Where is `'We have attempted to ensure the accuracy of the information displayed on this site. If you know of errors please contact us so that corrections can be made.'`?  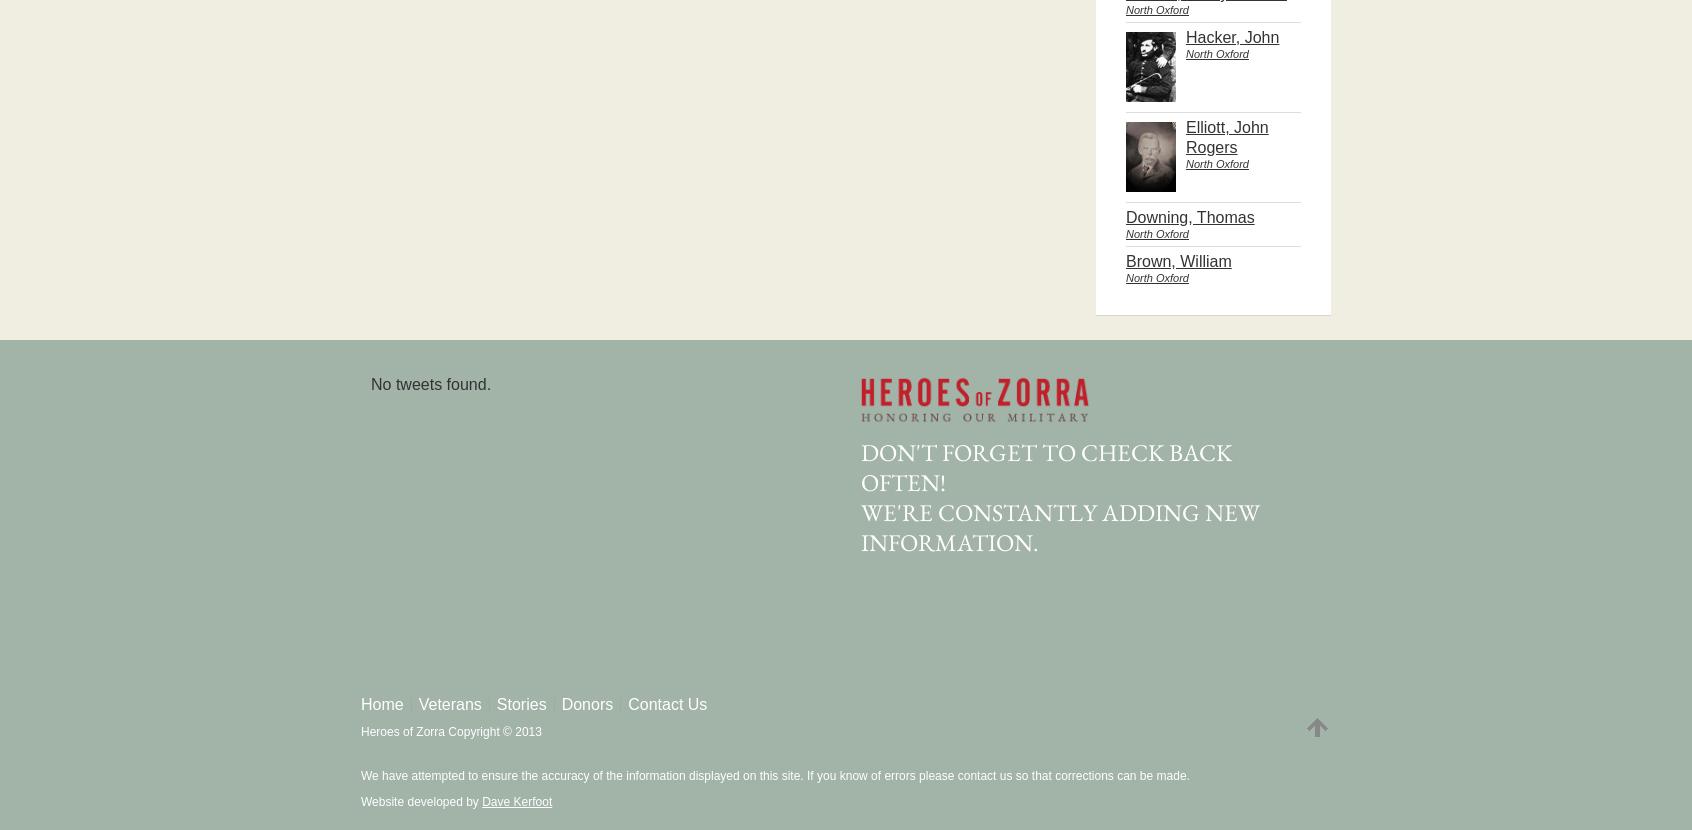
'We have attempted to ensure the accuracy of the information displayed on this site. If you know of errors please contact us so that corrections can be made.' is located at coordinates (773, 775).